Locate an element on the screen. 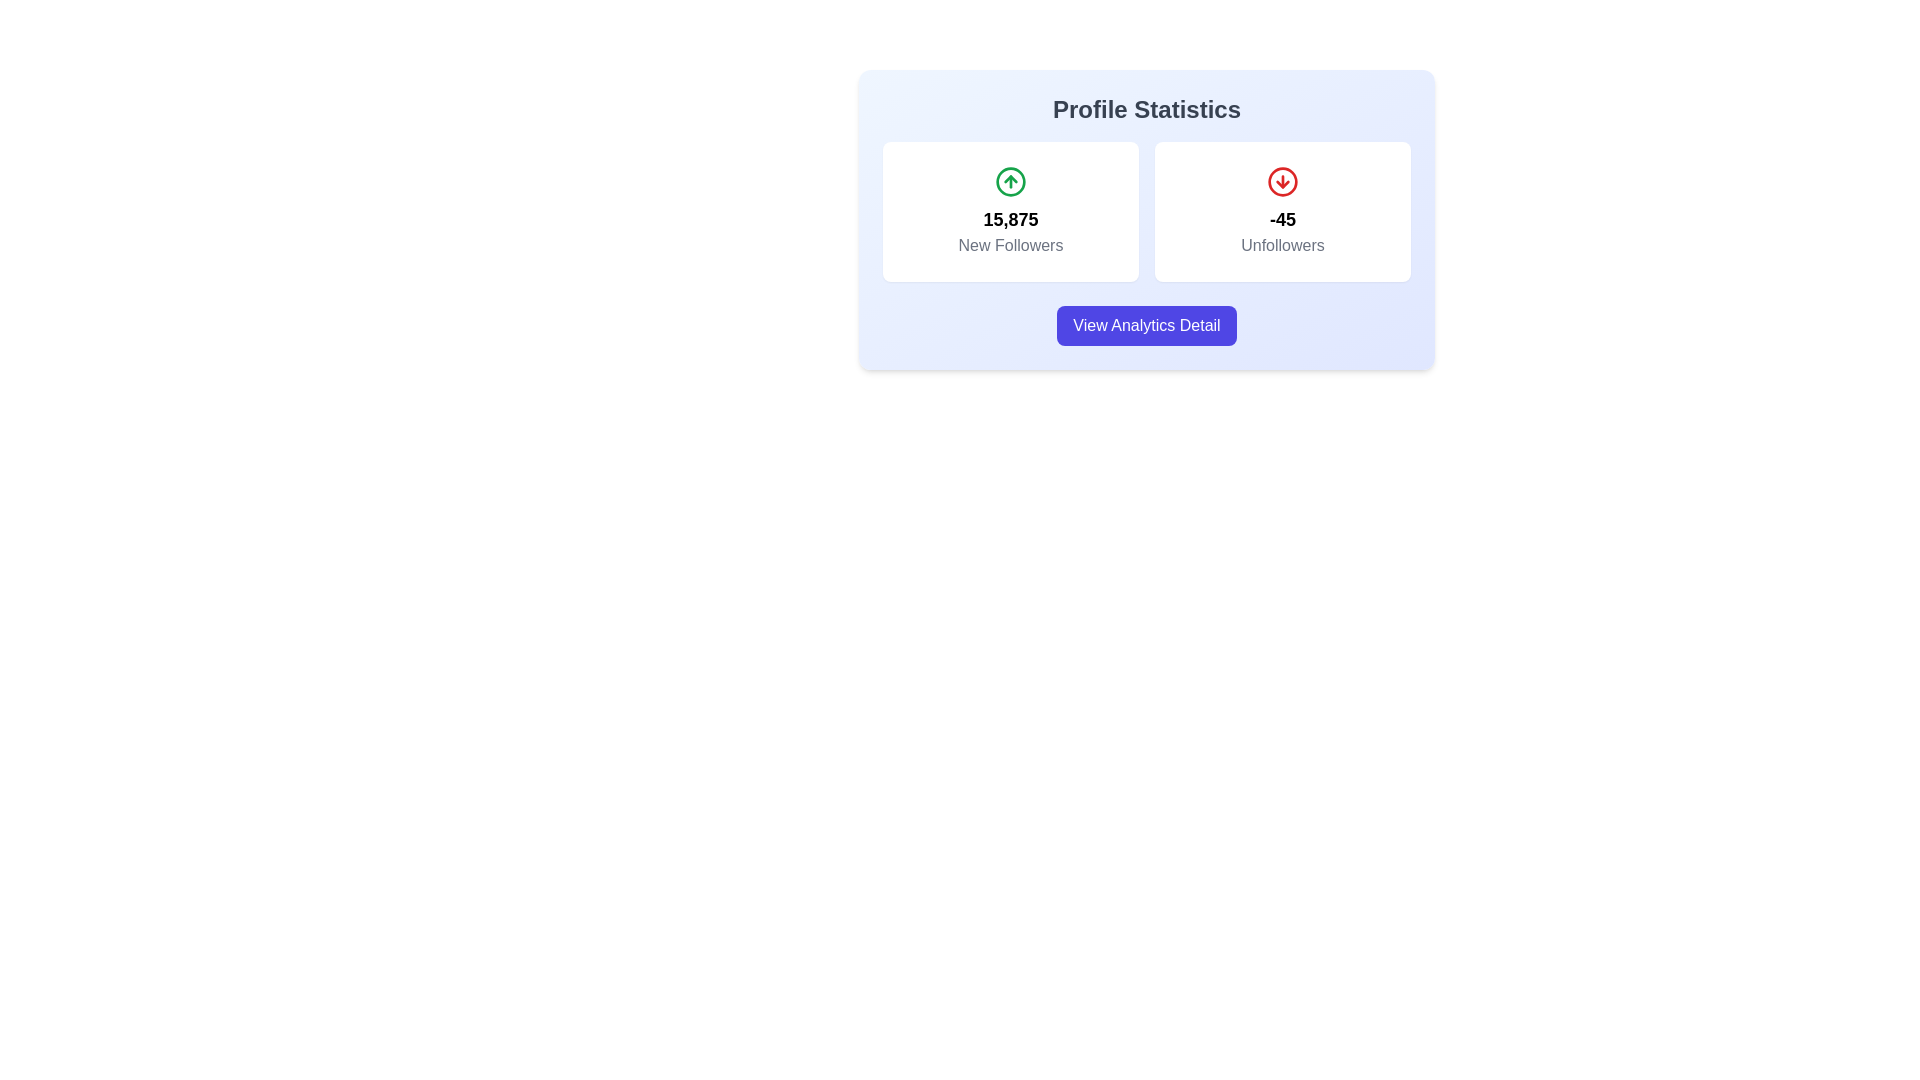 Image resolution: width=1920 pixels, height=1080 pixels. the static text label 'New Followers' located below the numeric text '15,875' in the Profile Statistics card on the left side of the layout is located at coordinates (1011, 245).